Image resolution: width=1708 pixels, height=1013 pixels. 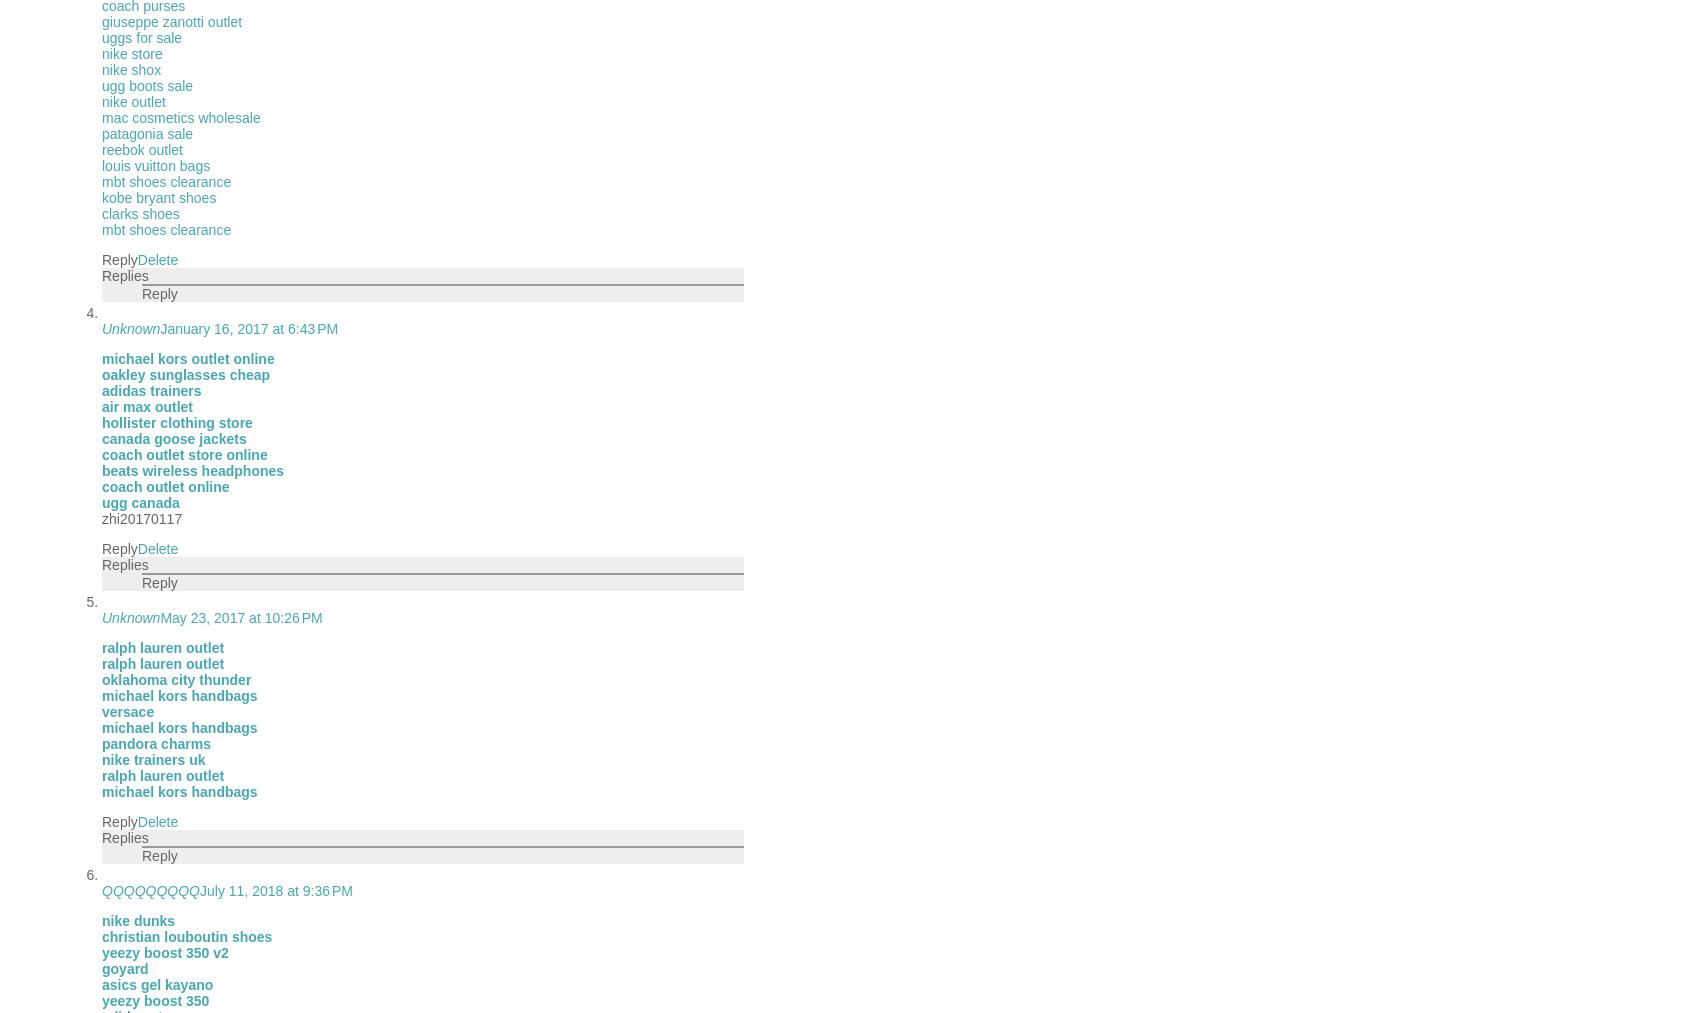 What do you see at coordinates (132, 52) in the screenshot?
I see `'nike store'` at bounding box center [132, 52].